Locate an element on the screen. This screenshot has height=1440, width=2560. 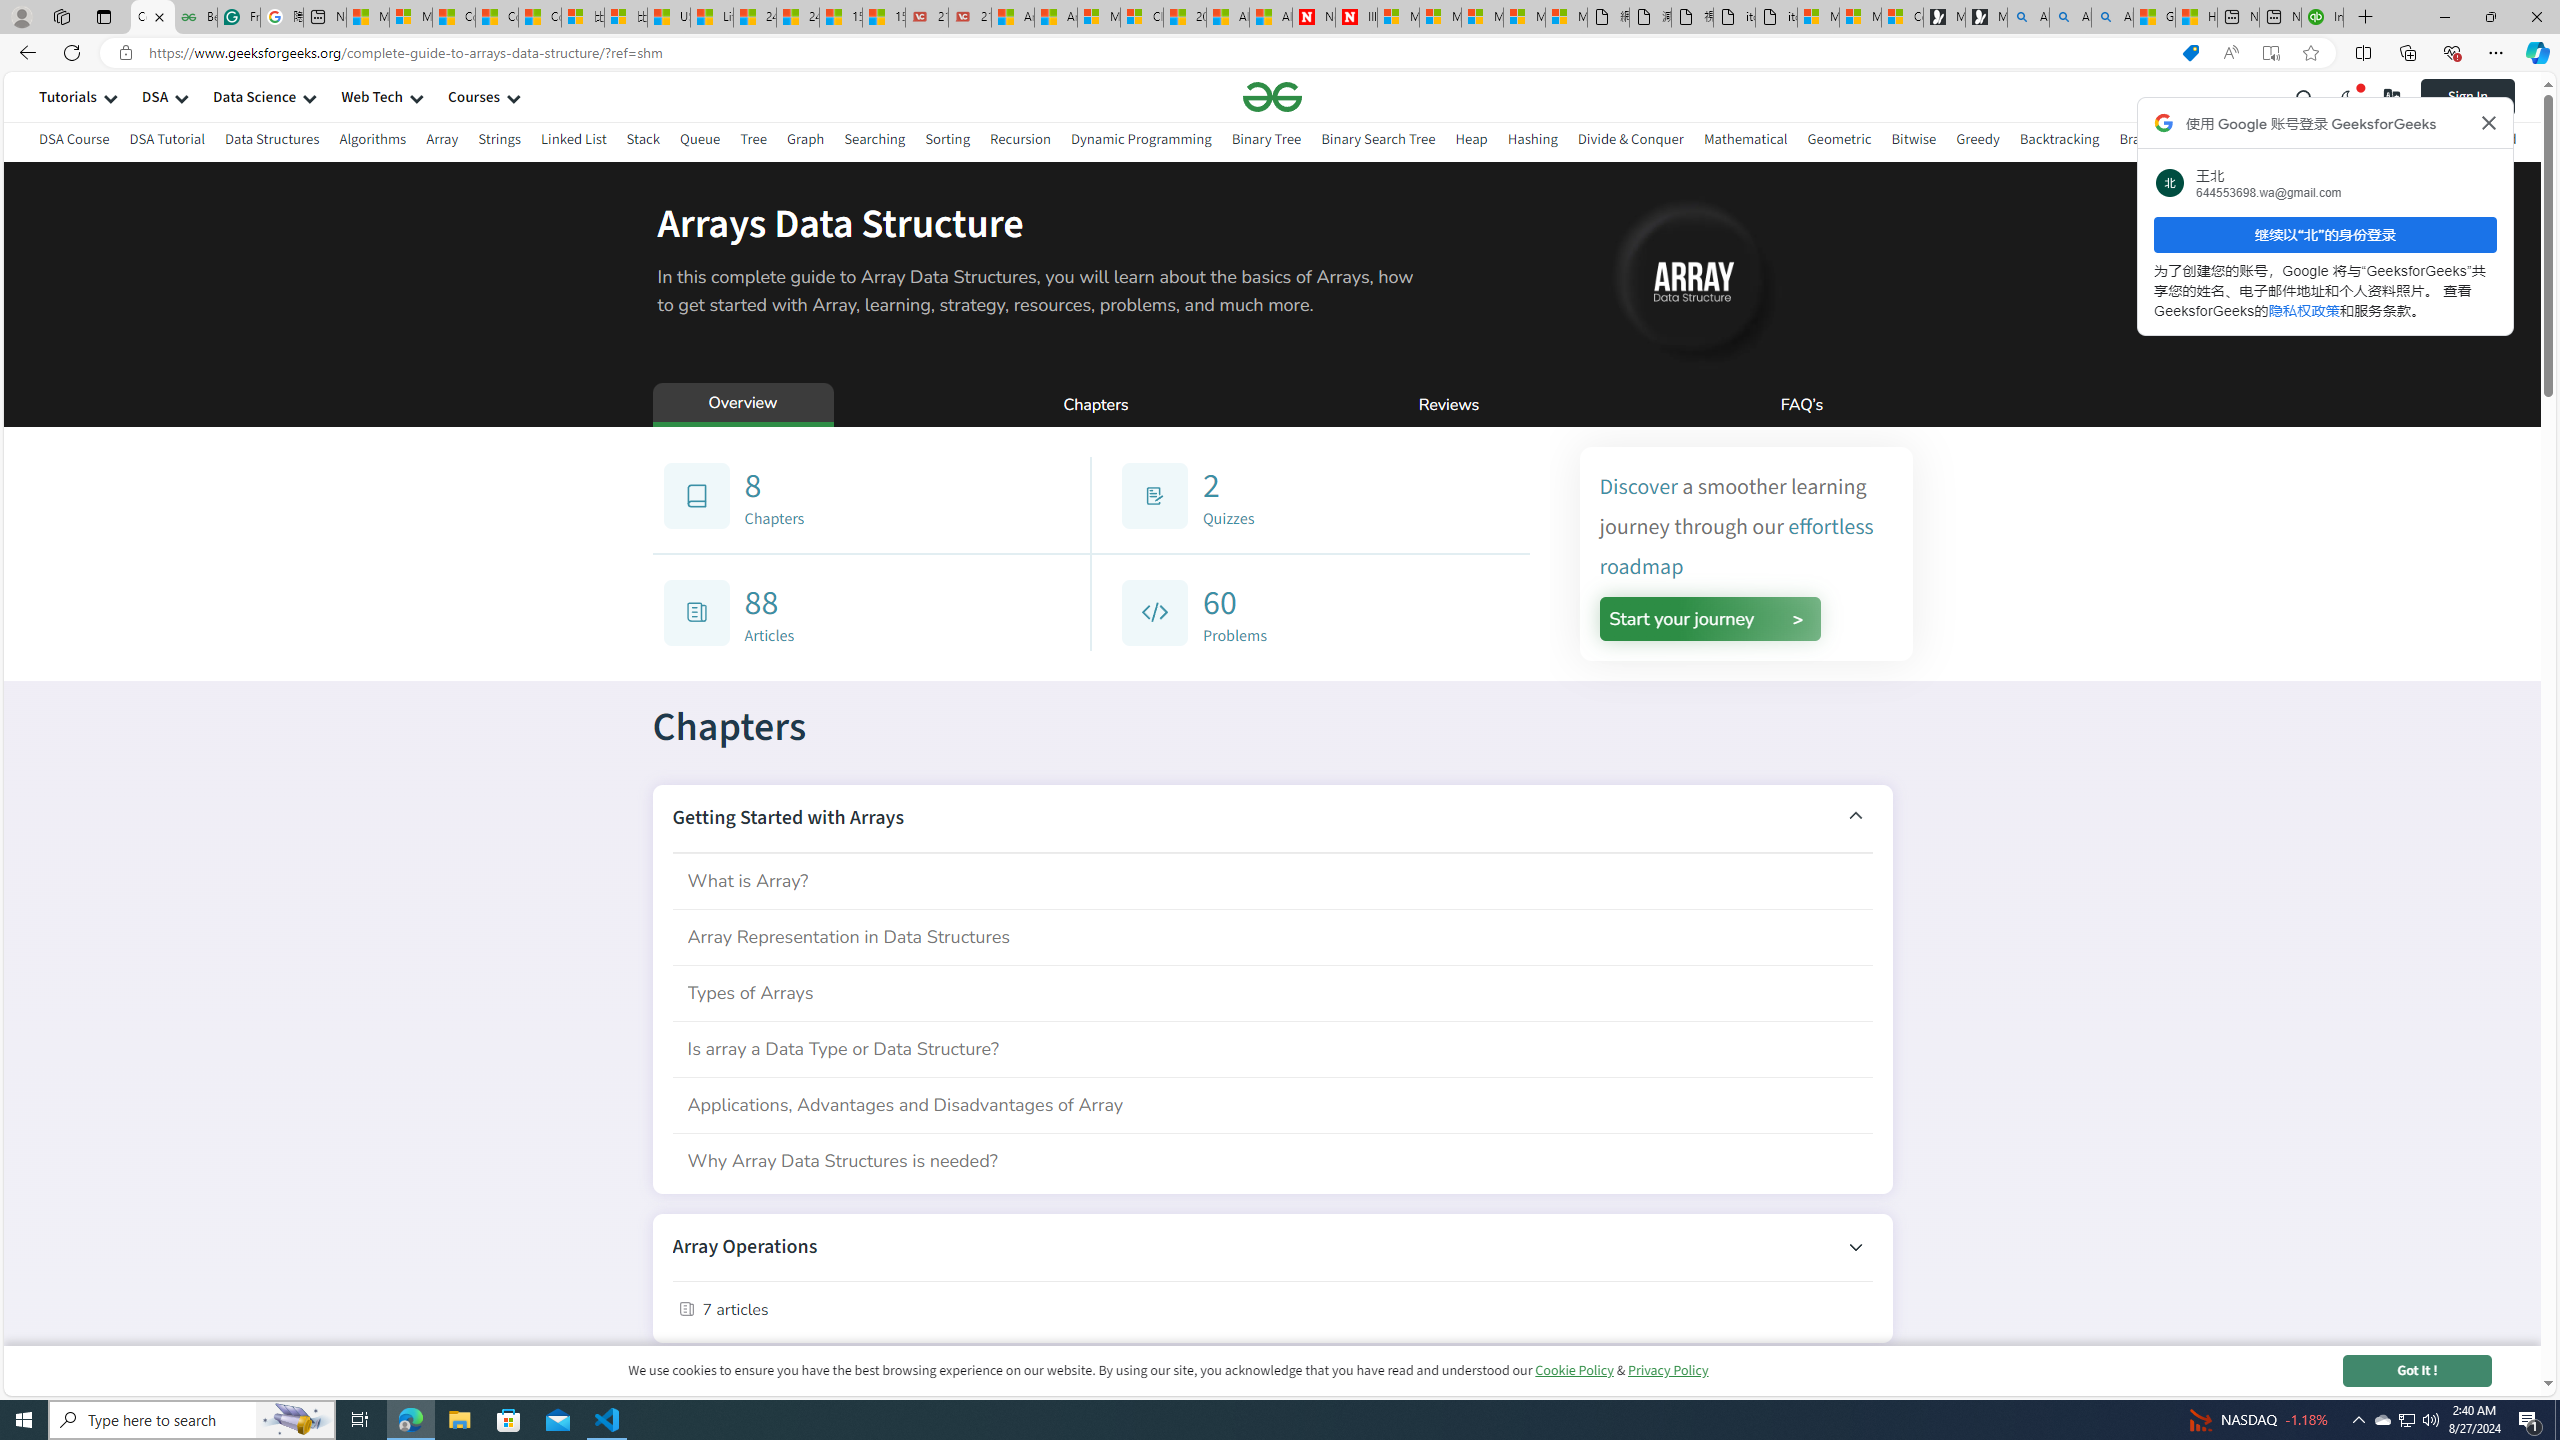
'Start your journey >' is located at coordinates (1709, 618).